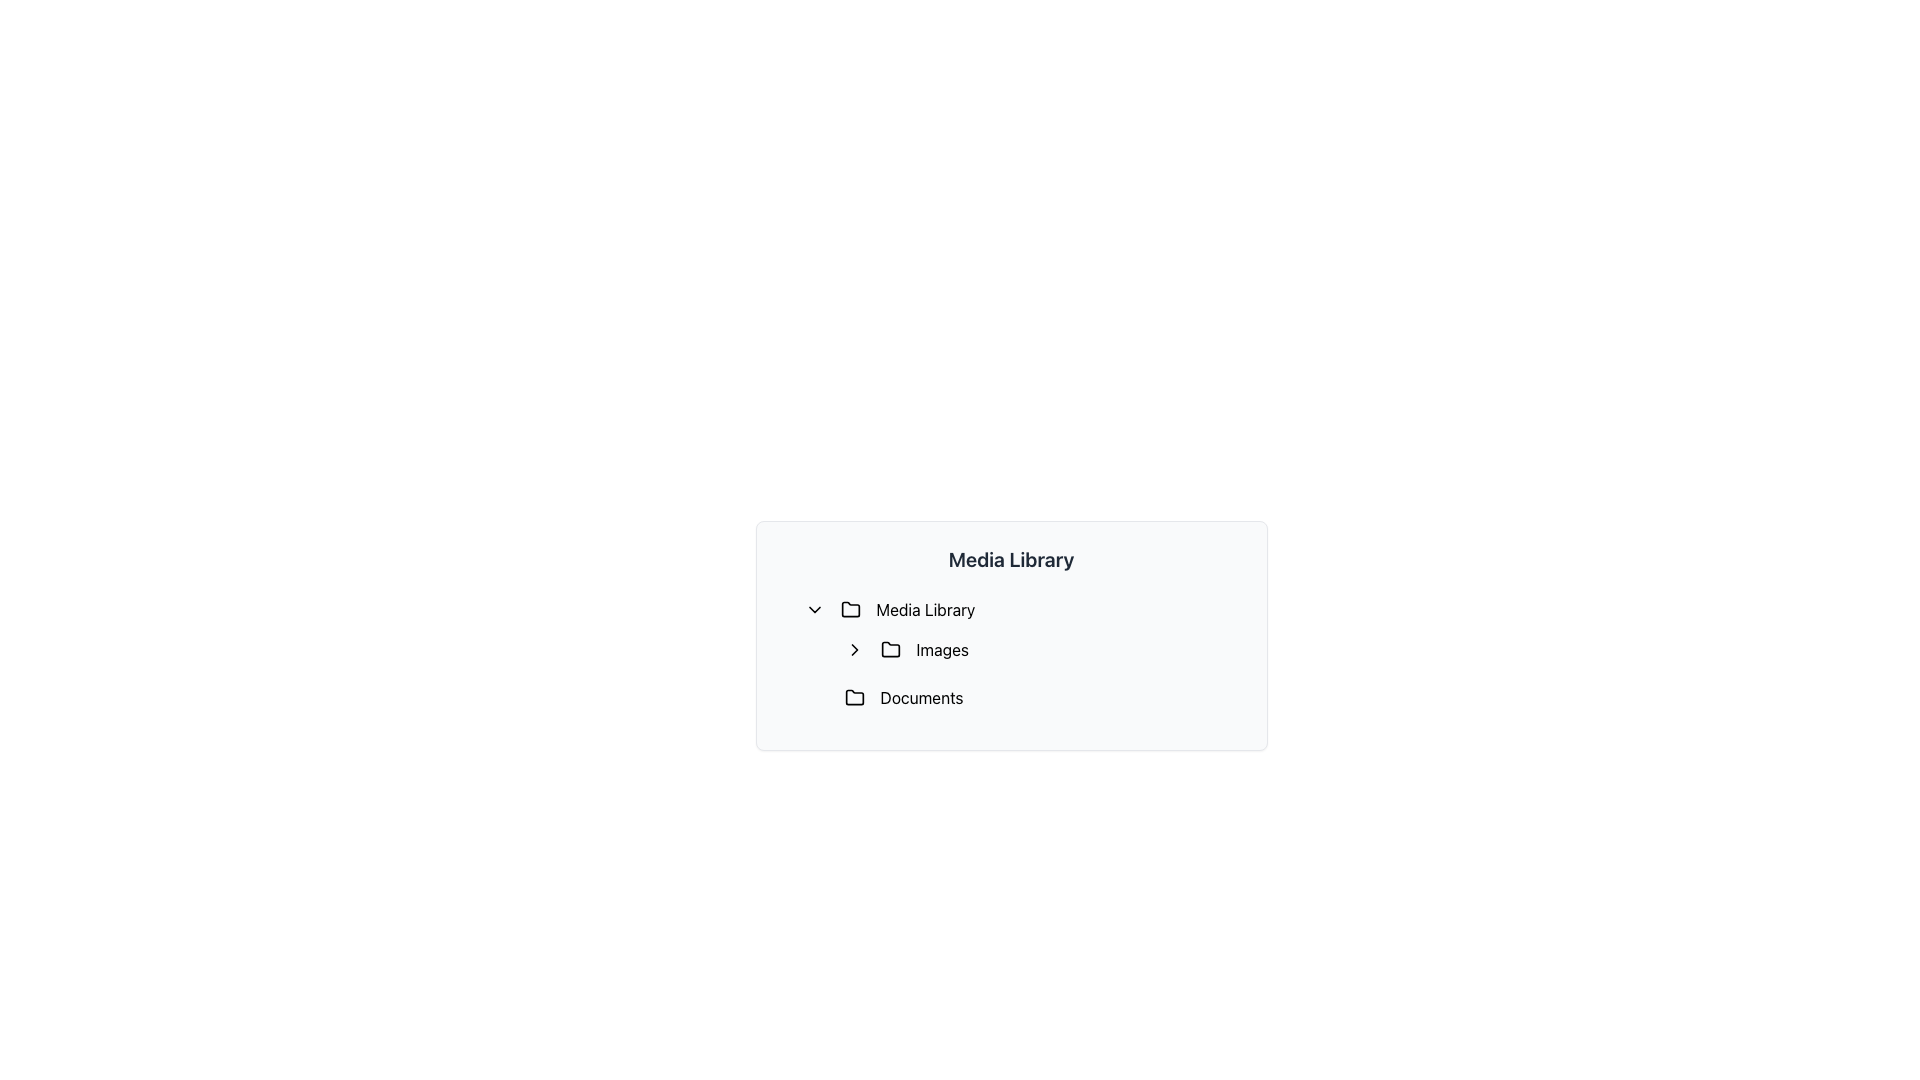 This screenshot has height=1080, width=1920. I want to click on the folder icon located to the left of the text 'Documents' in the 'Media Library' menu, so click(854, 697).